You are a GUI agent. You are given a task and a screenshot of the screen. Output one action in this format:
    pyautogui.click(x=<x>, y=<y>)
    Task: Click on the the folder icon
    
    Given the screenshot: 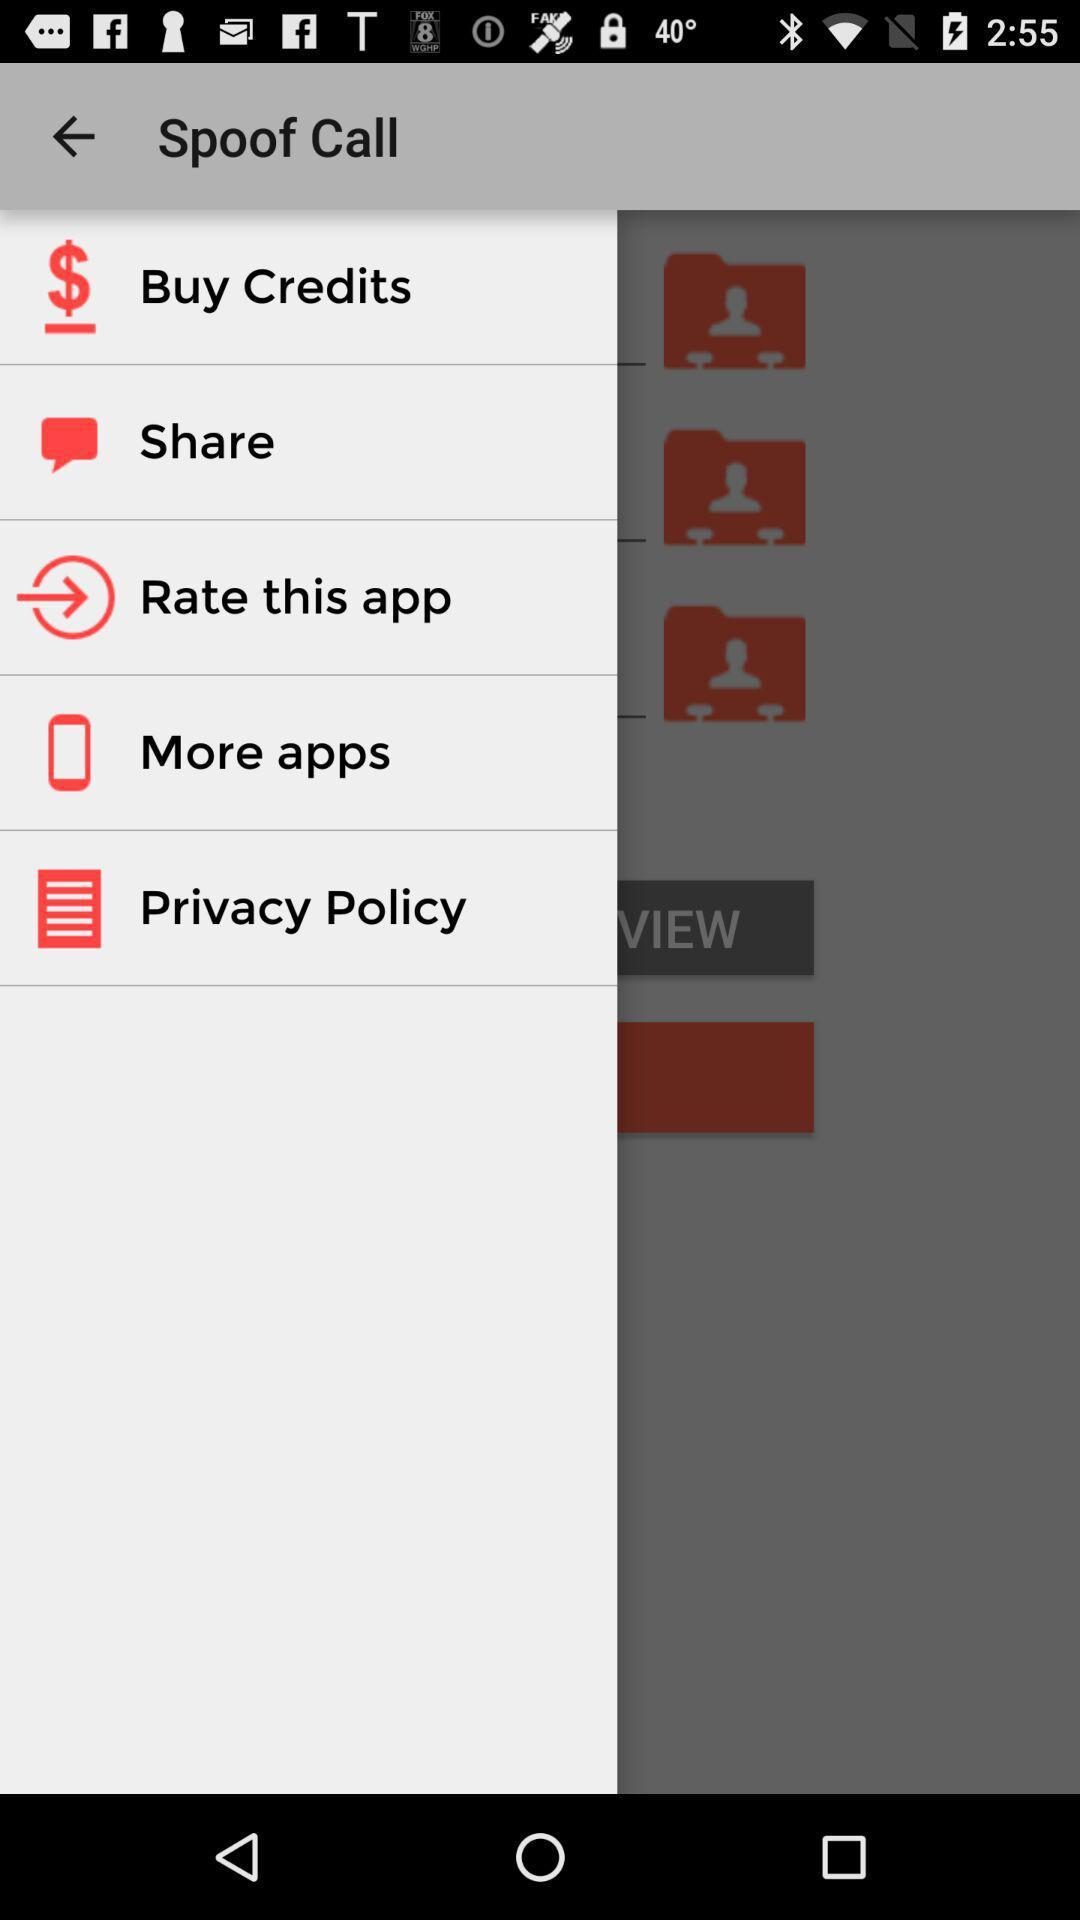 What is the action you would take?
    pyautogui.click(x=735, y=337)
    